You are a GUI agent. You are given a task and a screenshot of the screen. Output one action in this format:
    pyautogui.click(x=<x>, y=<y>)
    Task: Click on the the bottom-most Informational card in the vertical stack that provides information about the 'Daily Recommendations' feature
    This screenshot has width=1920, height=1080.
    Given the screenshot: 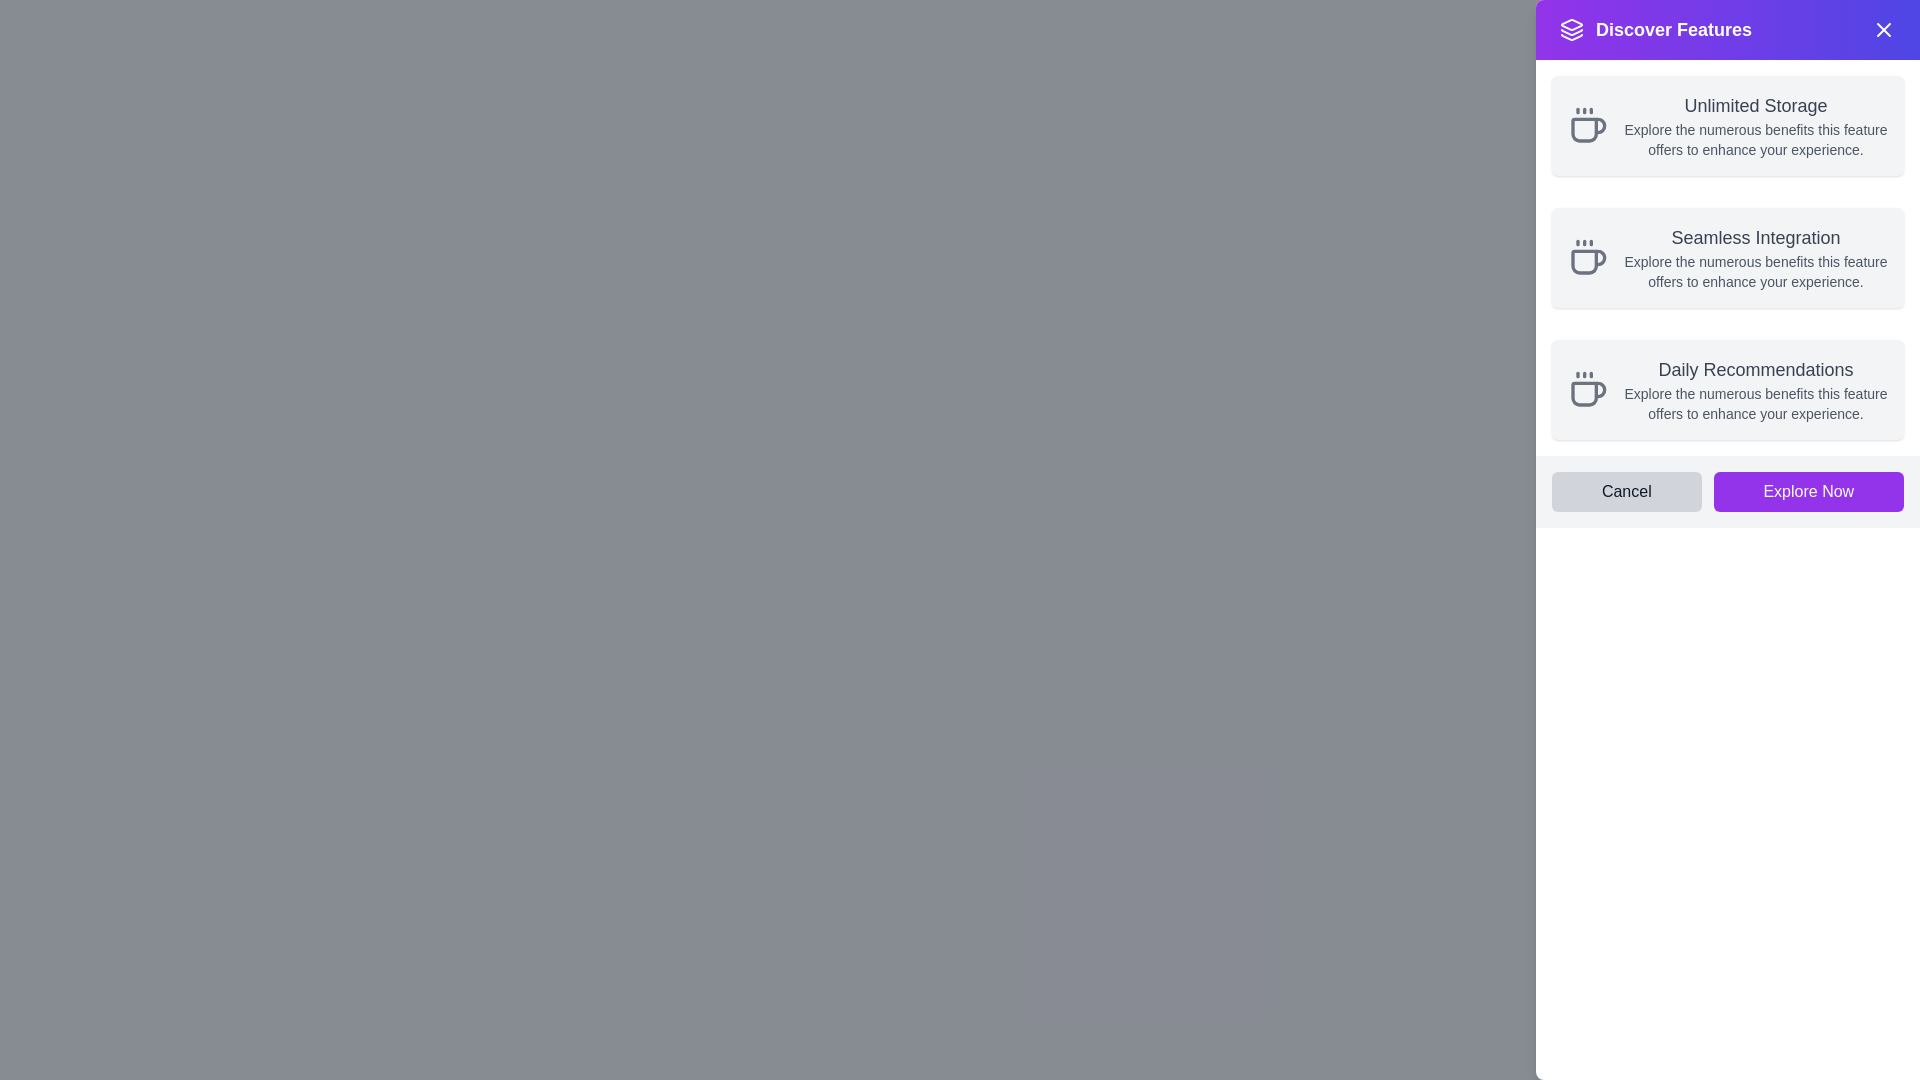 What is the action you would take?
    pyautogui.click(x=1727, y=389)
    